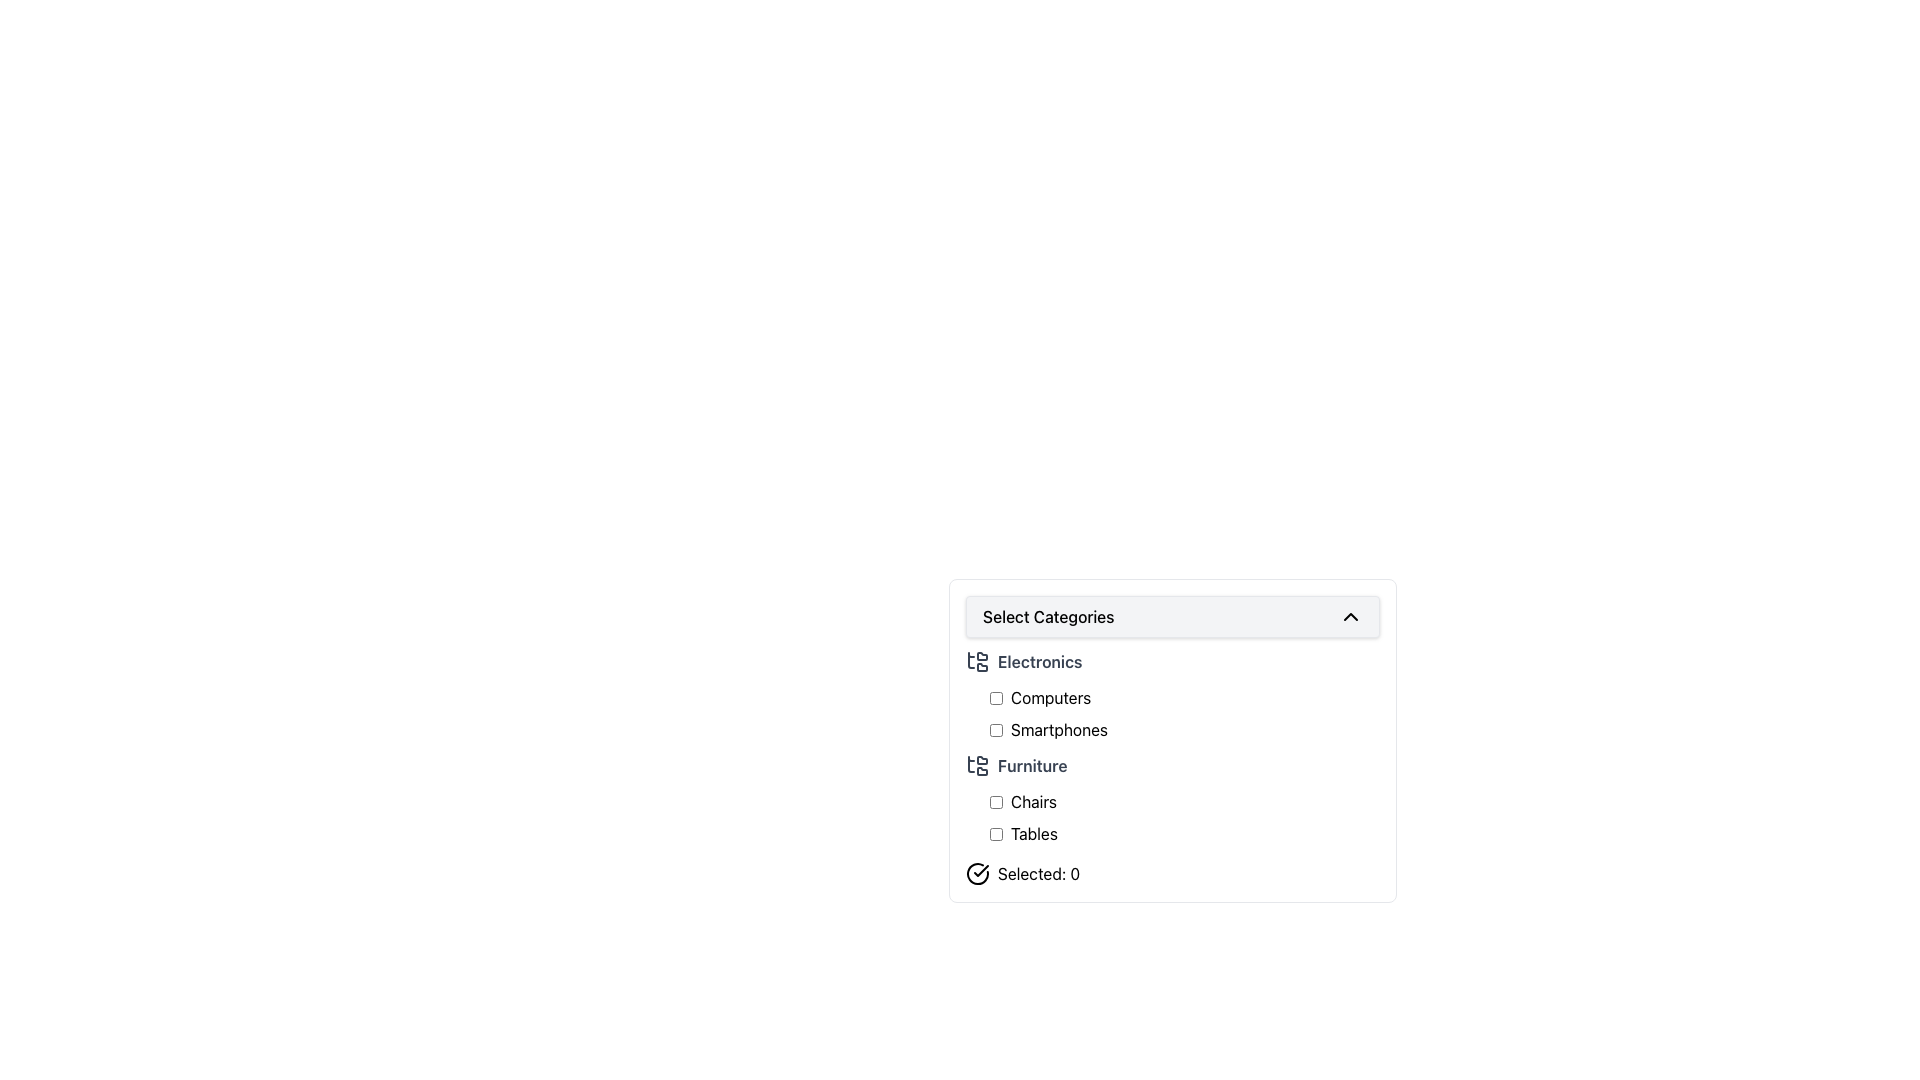 The height and width of the screenshot is (1080, 1920). What do you see at coordinates (996, 697) in the screenshot?
I see `the checkbox located to the left of the 'Computers' label in the vertical navigation menu titled 'Select Categories'` at bounding box center [996, 697].